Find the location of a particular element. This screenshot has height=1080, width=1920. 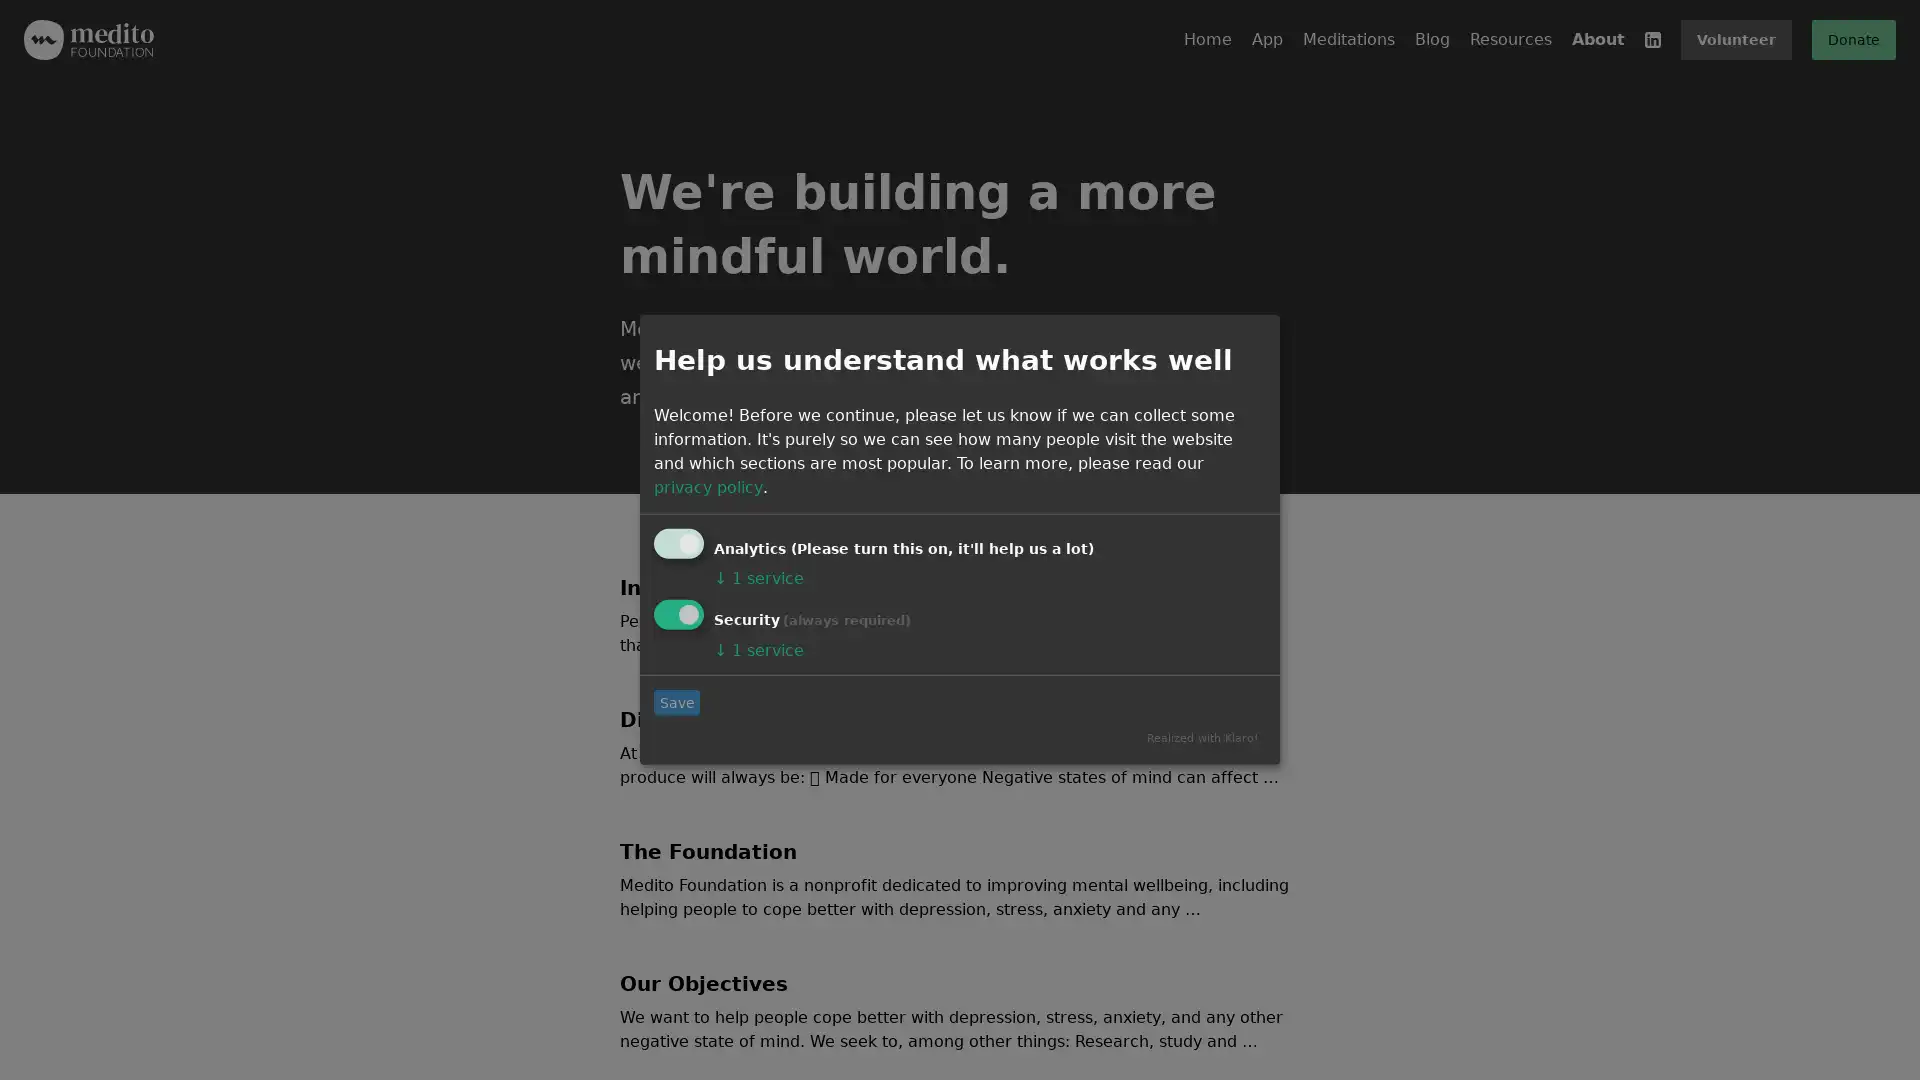

Donate is located at coordinates (1852, 39).